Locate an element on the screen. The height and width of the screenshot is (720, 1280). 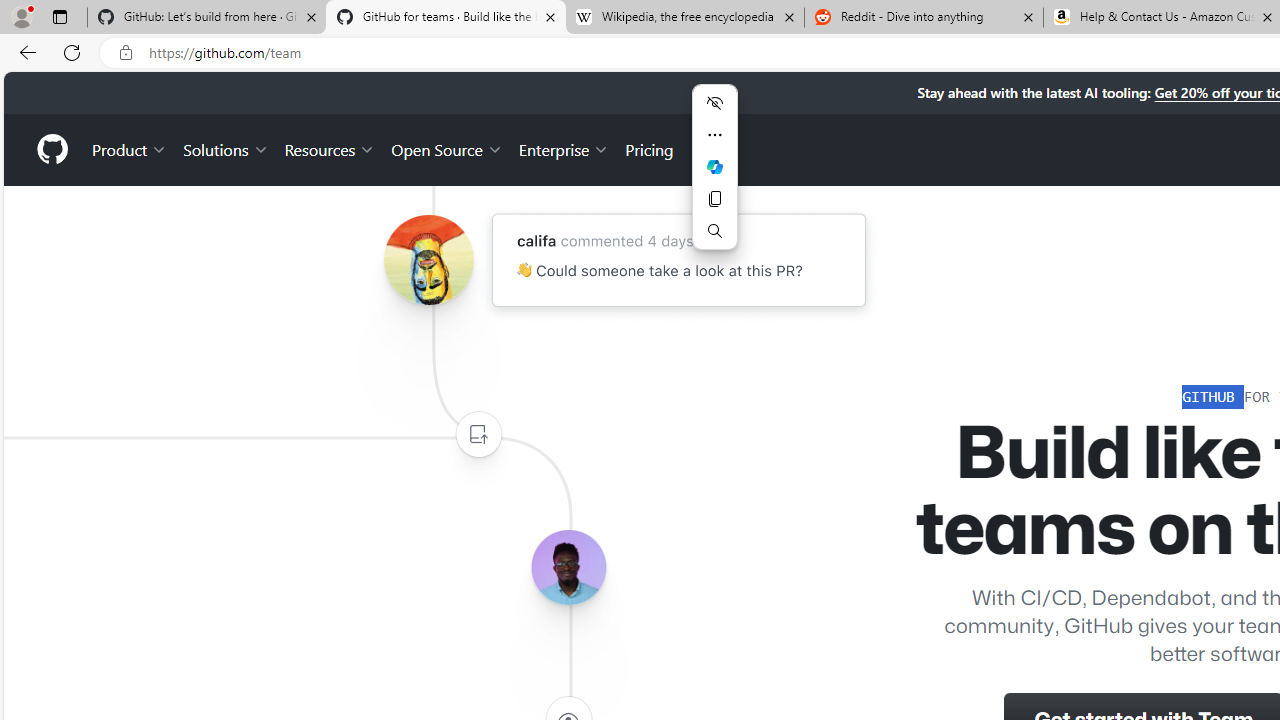
'Resources' is located at coordinates (330, 148).